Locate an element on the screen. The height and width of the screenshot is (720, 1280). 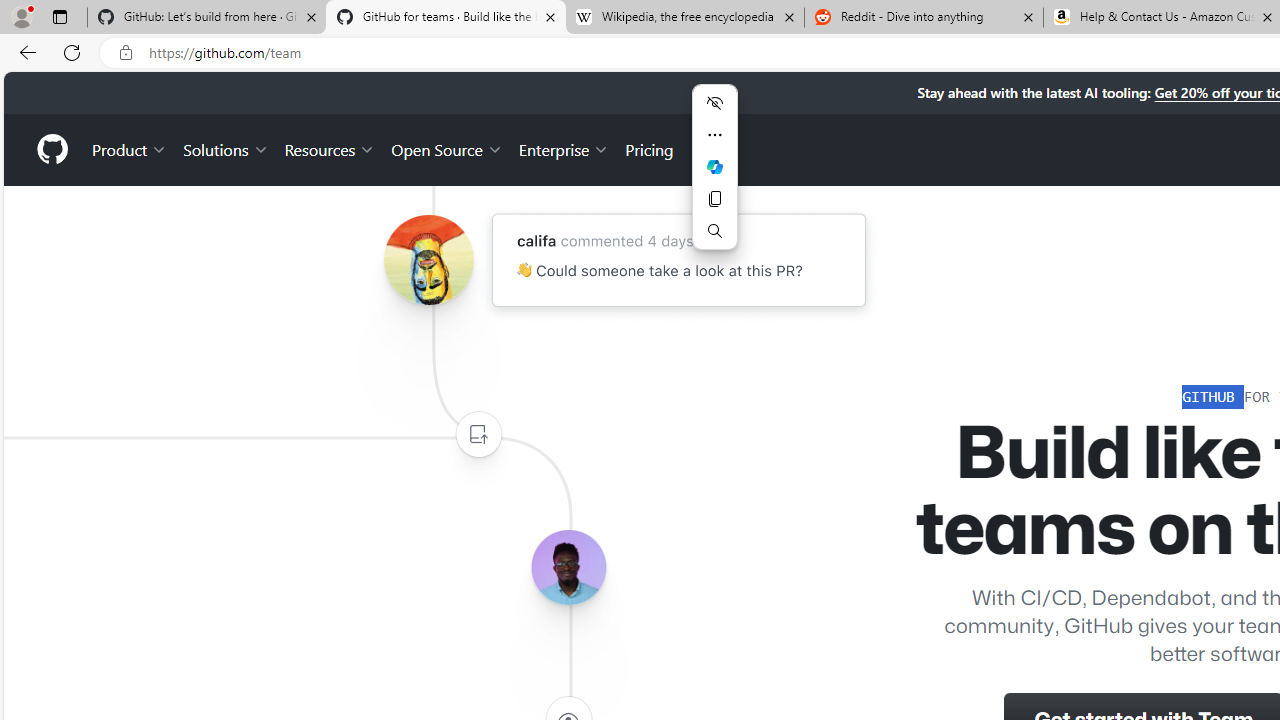
'Resources' is located at coordinates (330, 148).